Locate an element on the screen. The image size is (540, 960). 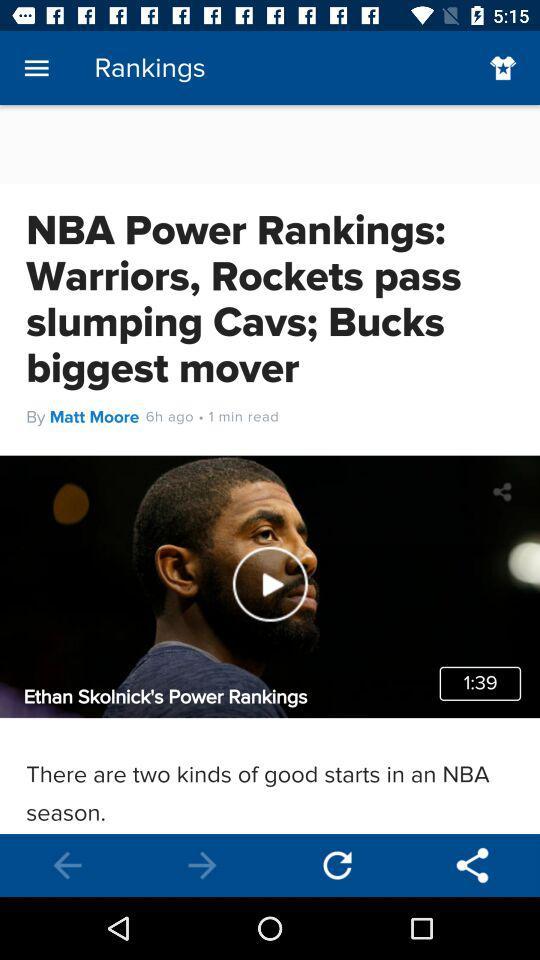
the favorite icon is located at coordinates (502, 68).